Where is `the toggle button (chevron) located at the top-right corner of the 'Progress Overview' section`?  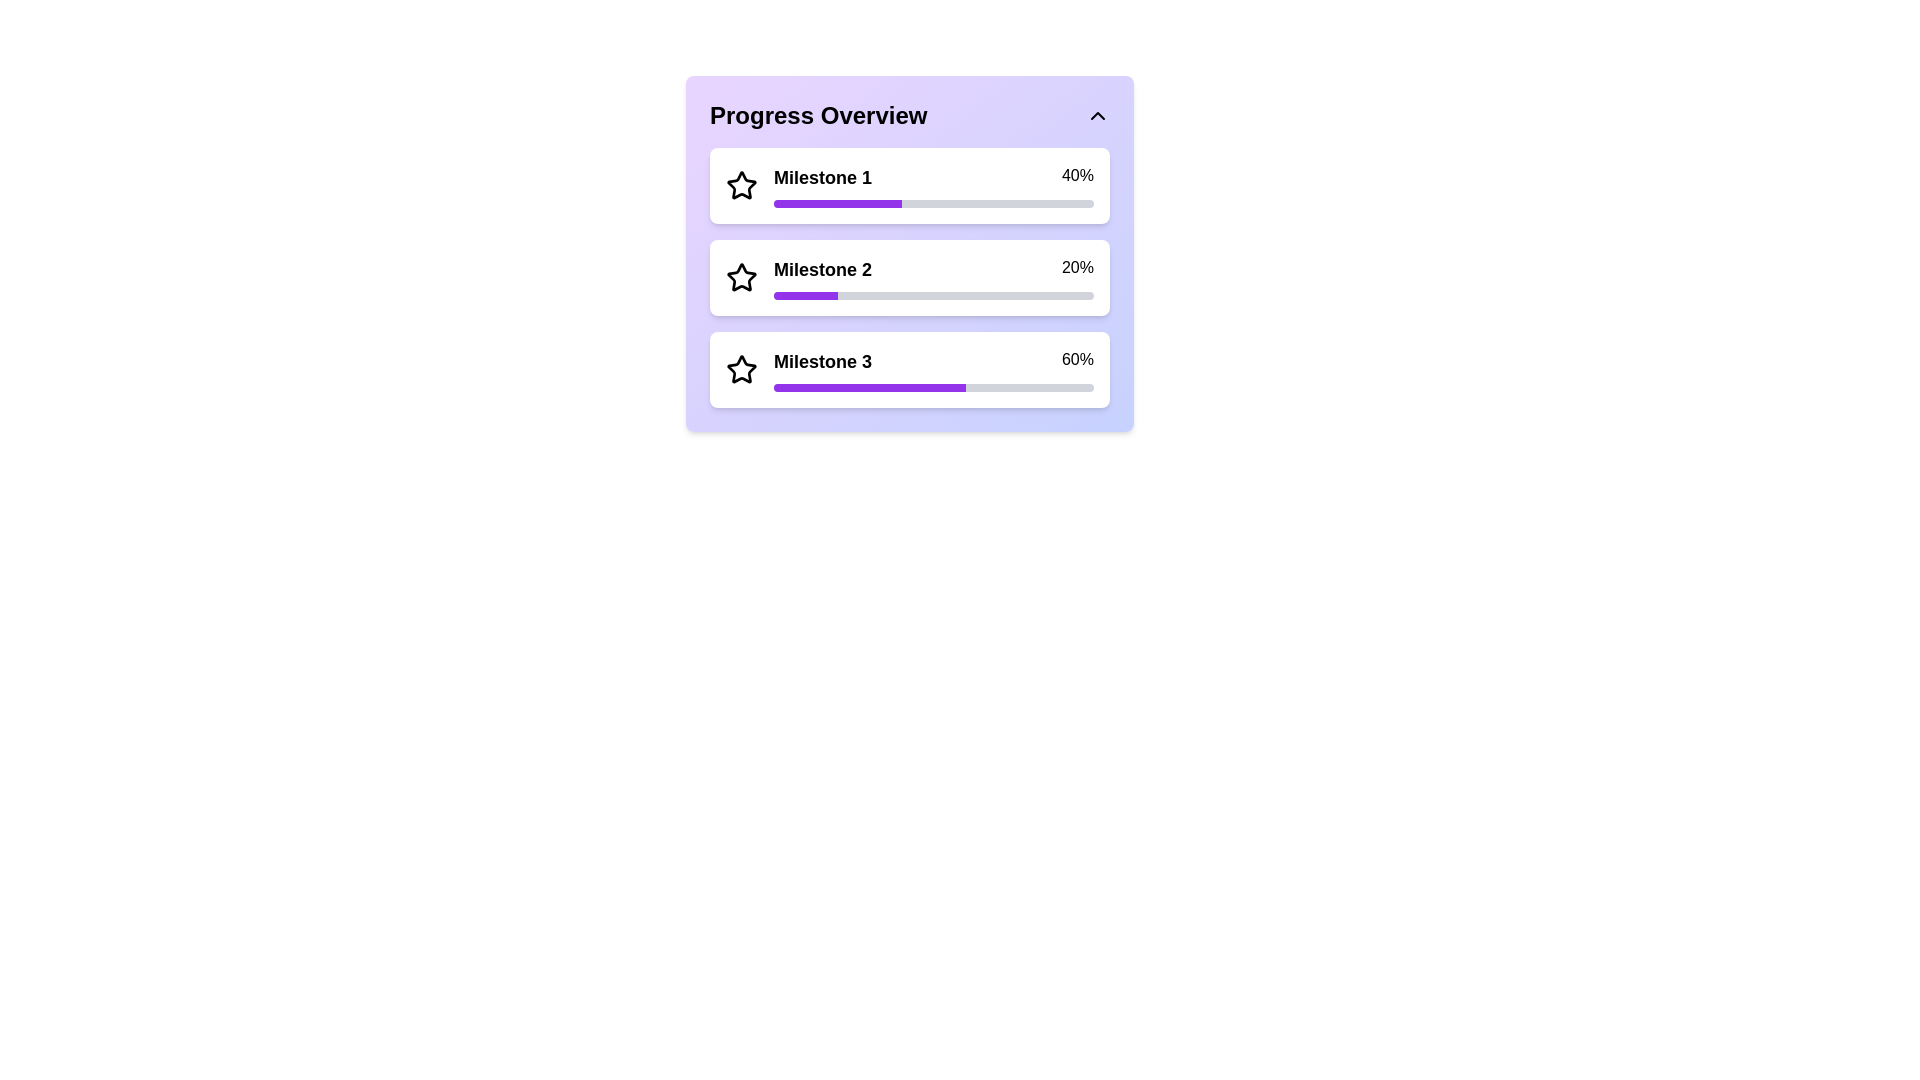
the toggle button (chevron) located at the top-right corner of the 'Progress Overview' section is located at coordinates (1097, 115).